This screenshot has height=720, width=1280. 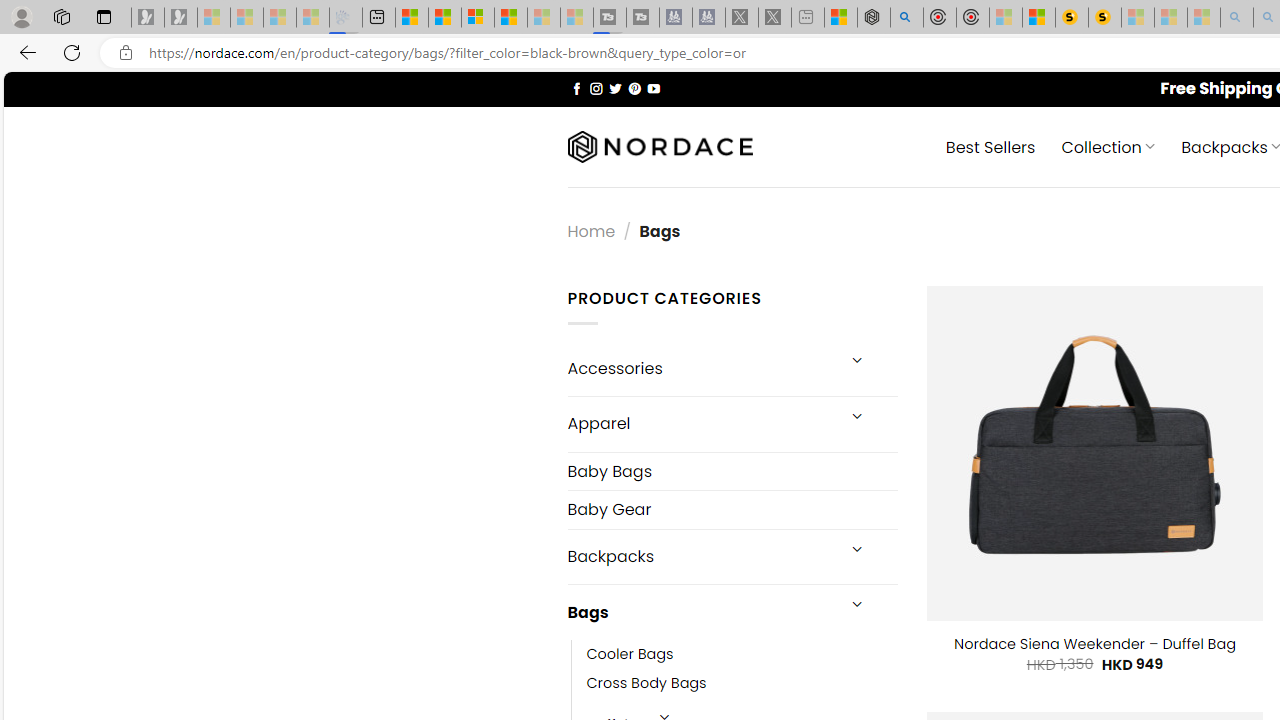 I want to click on 'Nordace - Summer Adventures 2024', so click(x=873, y=17).